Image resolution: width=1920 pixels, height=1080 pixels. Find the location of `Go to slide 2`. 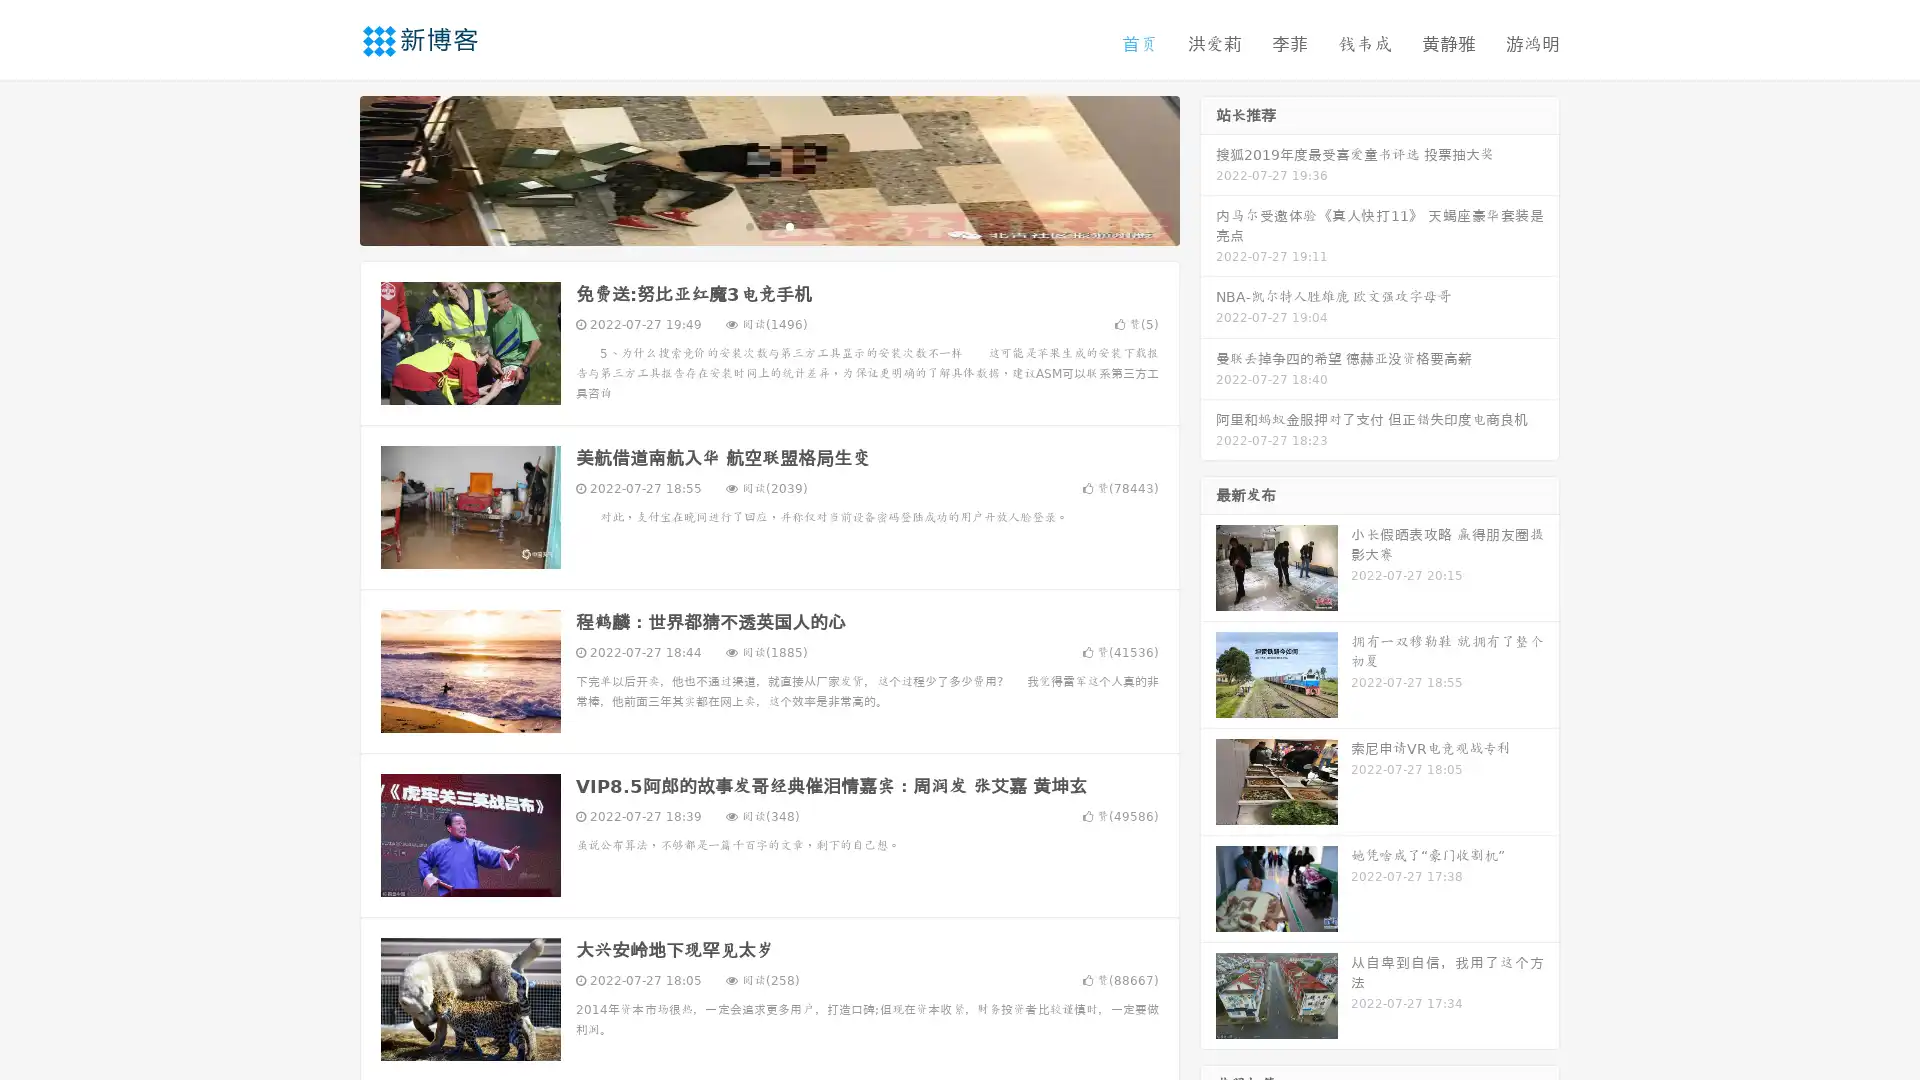

Go to slide 2 is located at coordinates (768, 225).